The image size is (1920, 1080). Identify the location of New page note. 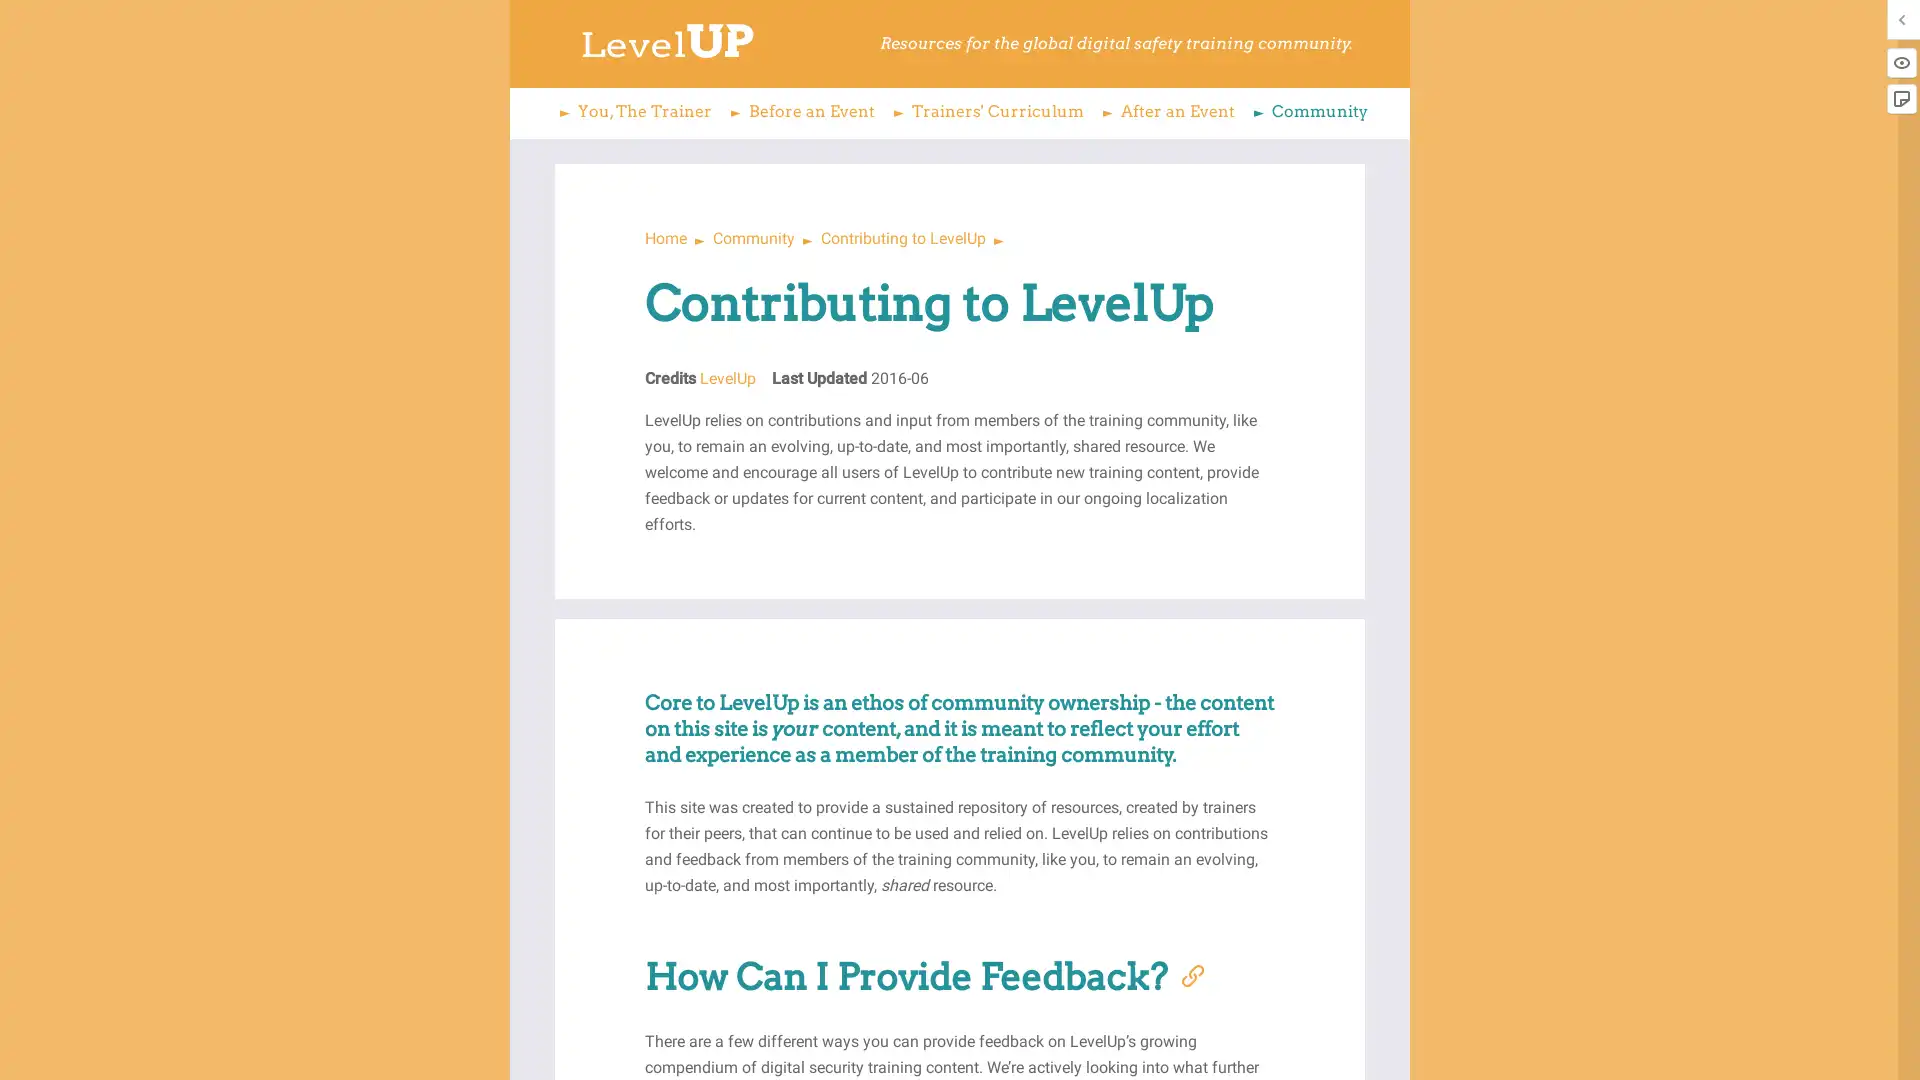
(1900, 99).